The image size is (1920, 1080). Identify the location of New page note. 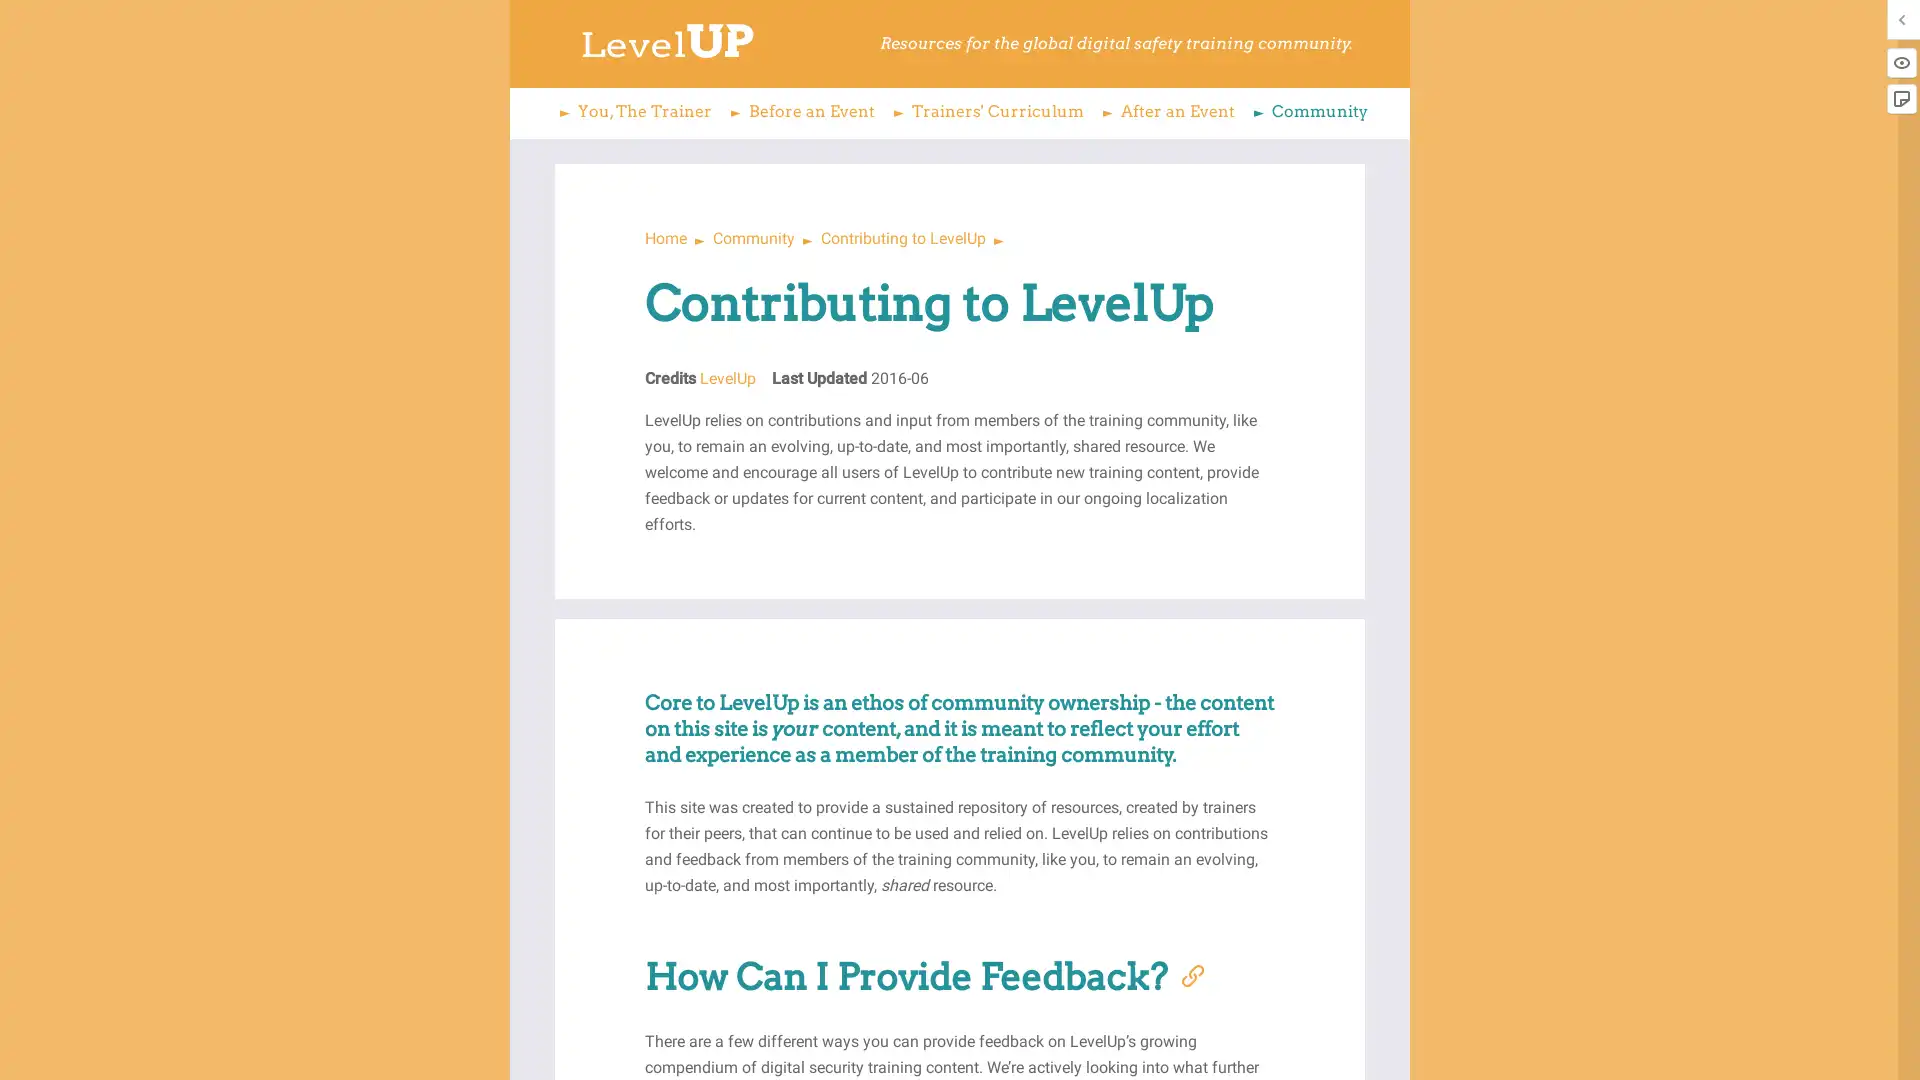
(1900, 99).